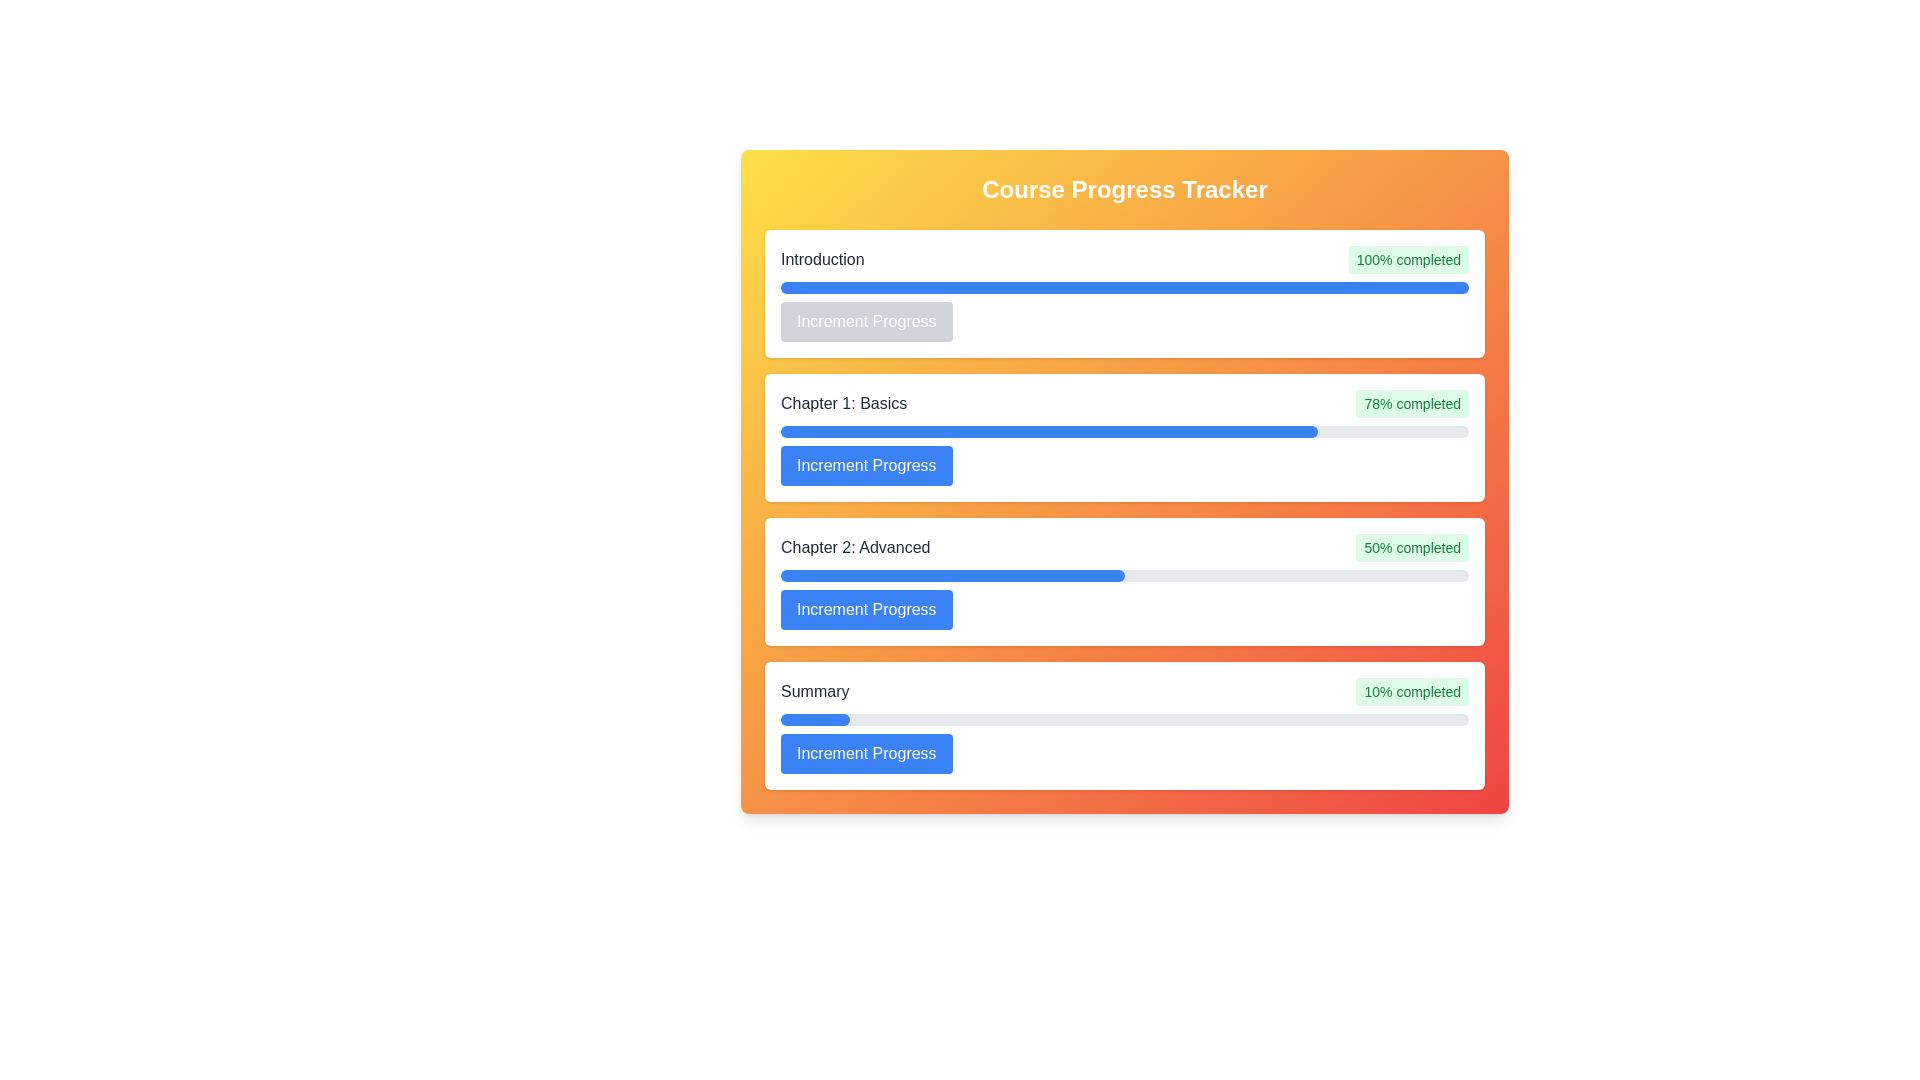 This screenshot has height=1080, width=1920. Describe the element at coordinates (1124, 431) in the screenshot. I see `the progress indicator bar located in the 'Chapter 1: Basics' section` at that location.